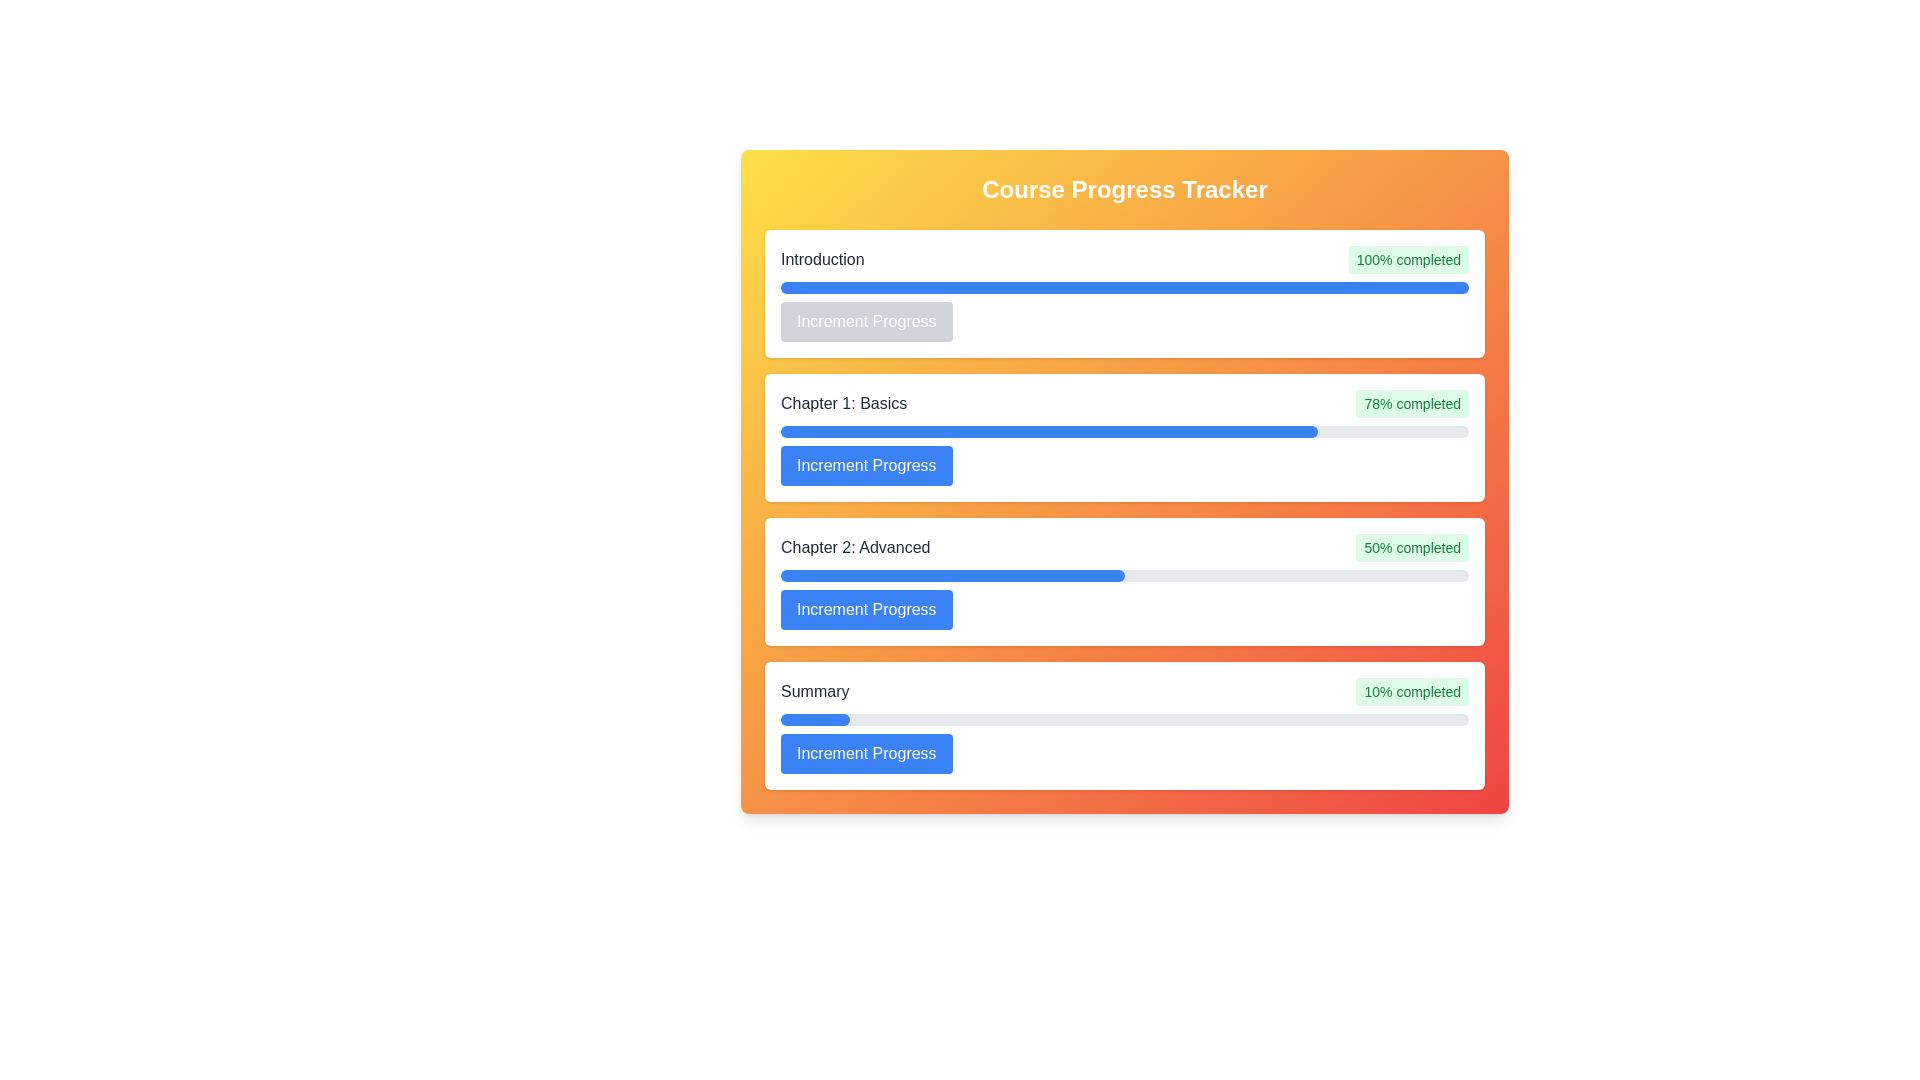 This screenshot has height=1080, width=1920. Describe the element at coordinates (1124, 431) in the screenshot. I see `the progress indicator bar located in the 'Chapter 1: Basics' section` at that location.